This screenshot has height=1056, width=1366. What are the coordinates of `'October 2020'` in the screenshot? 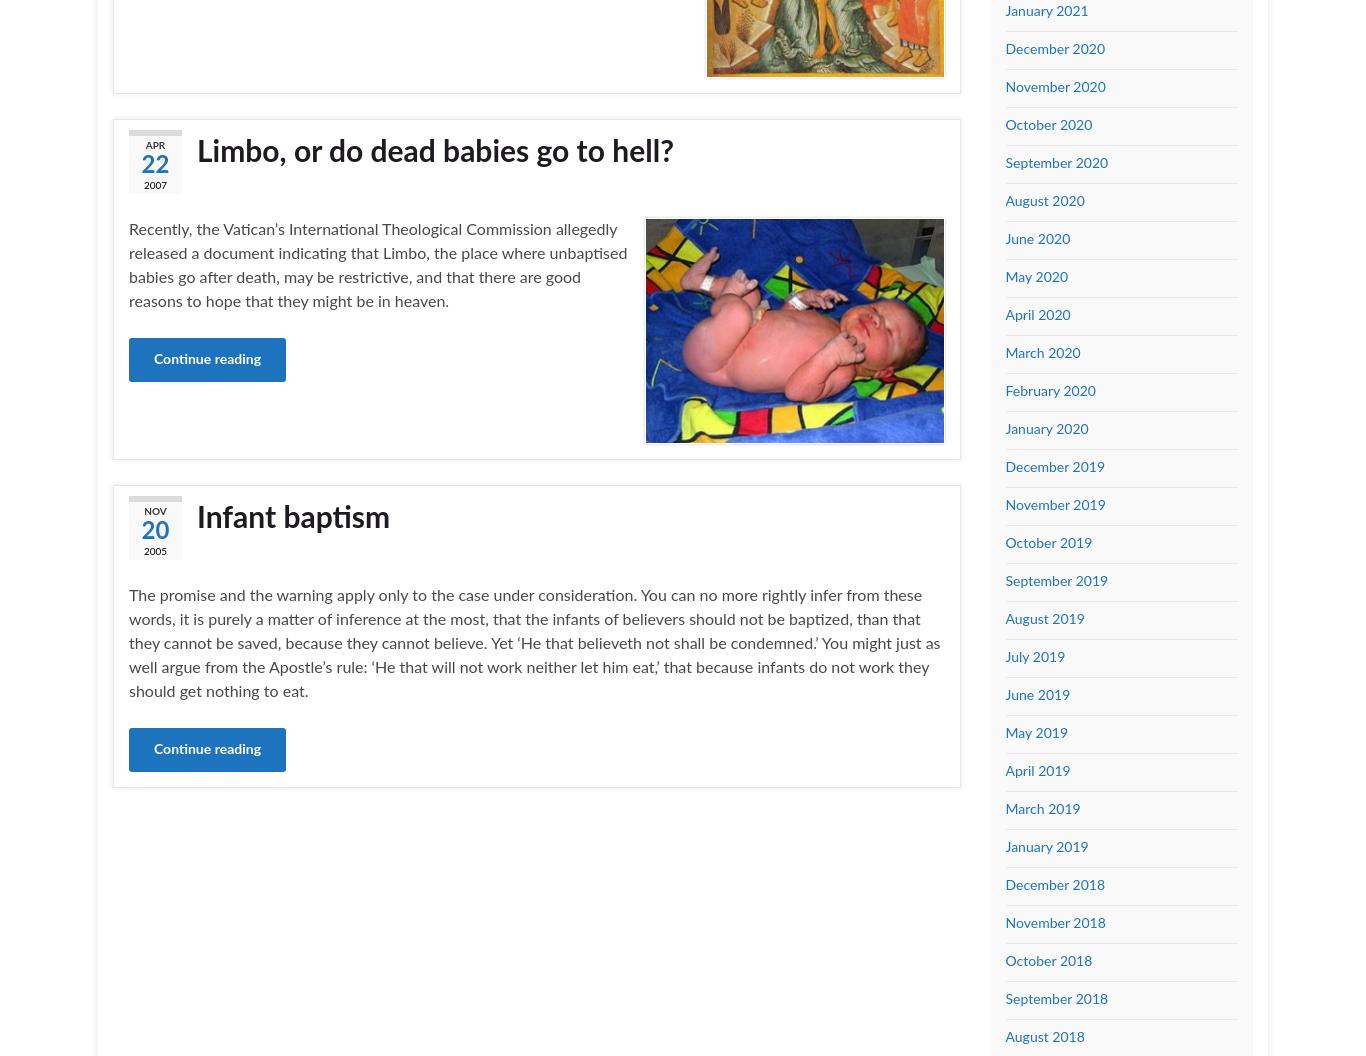 It's located at (1047, 124).